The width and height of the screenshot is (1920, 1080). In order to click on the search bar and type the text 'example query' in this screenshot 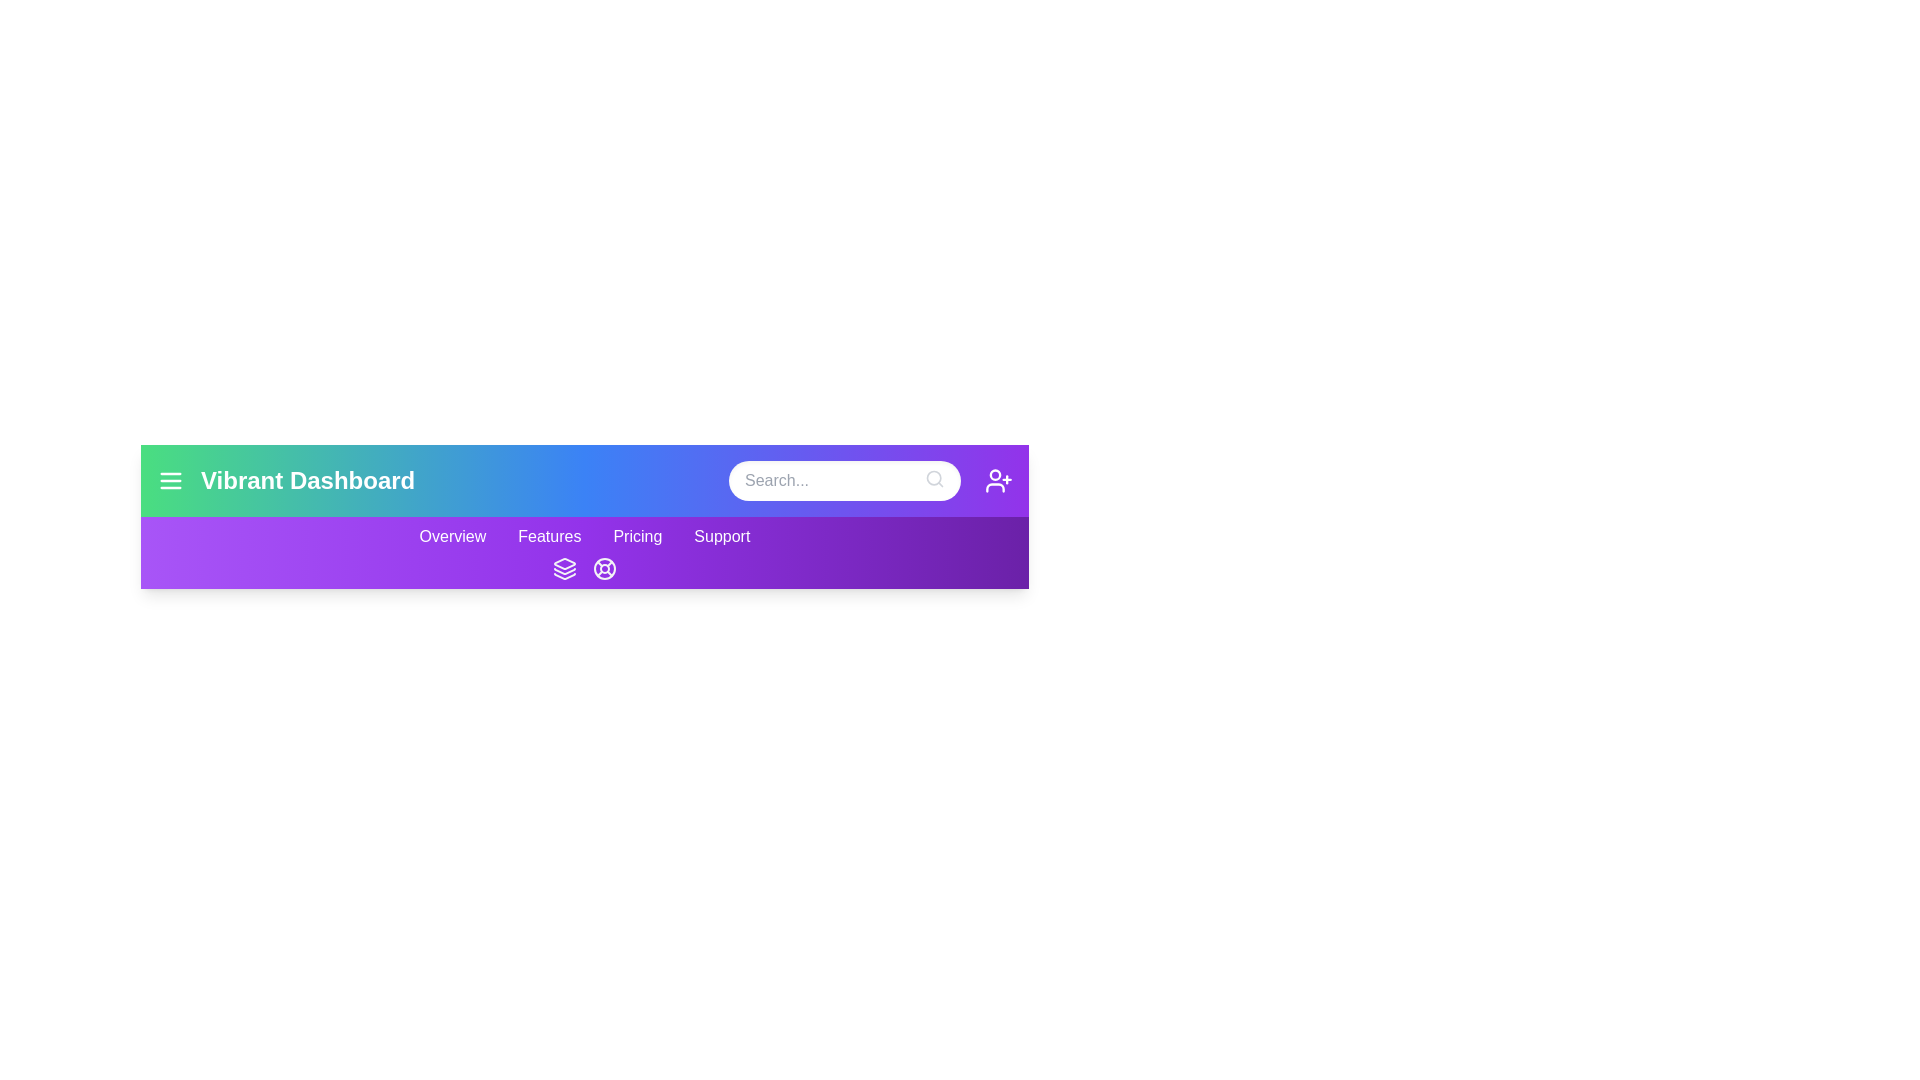, I will do `click(844, 481)`.